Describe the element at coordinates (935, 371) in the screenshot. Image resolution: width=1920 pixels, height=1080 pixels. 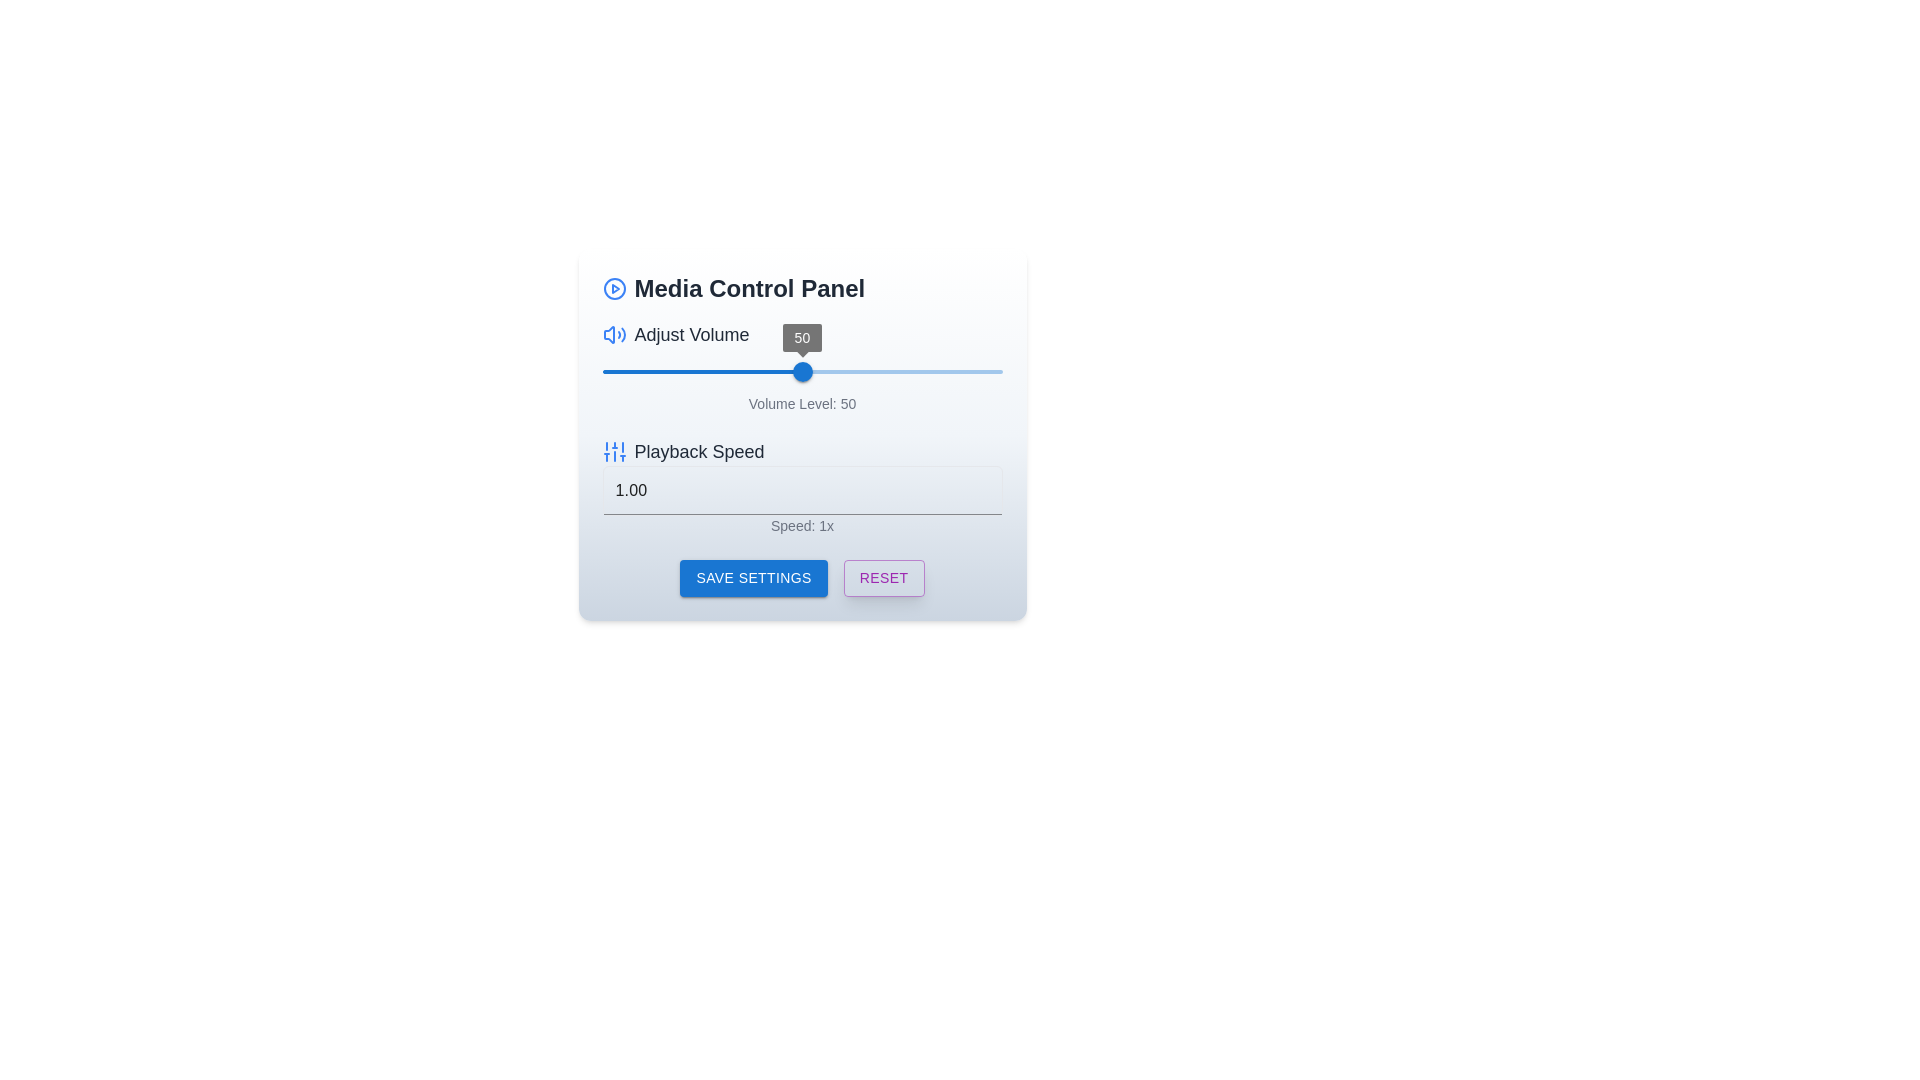
I see `the volume level` at that location.